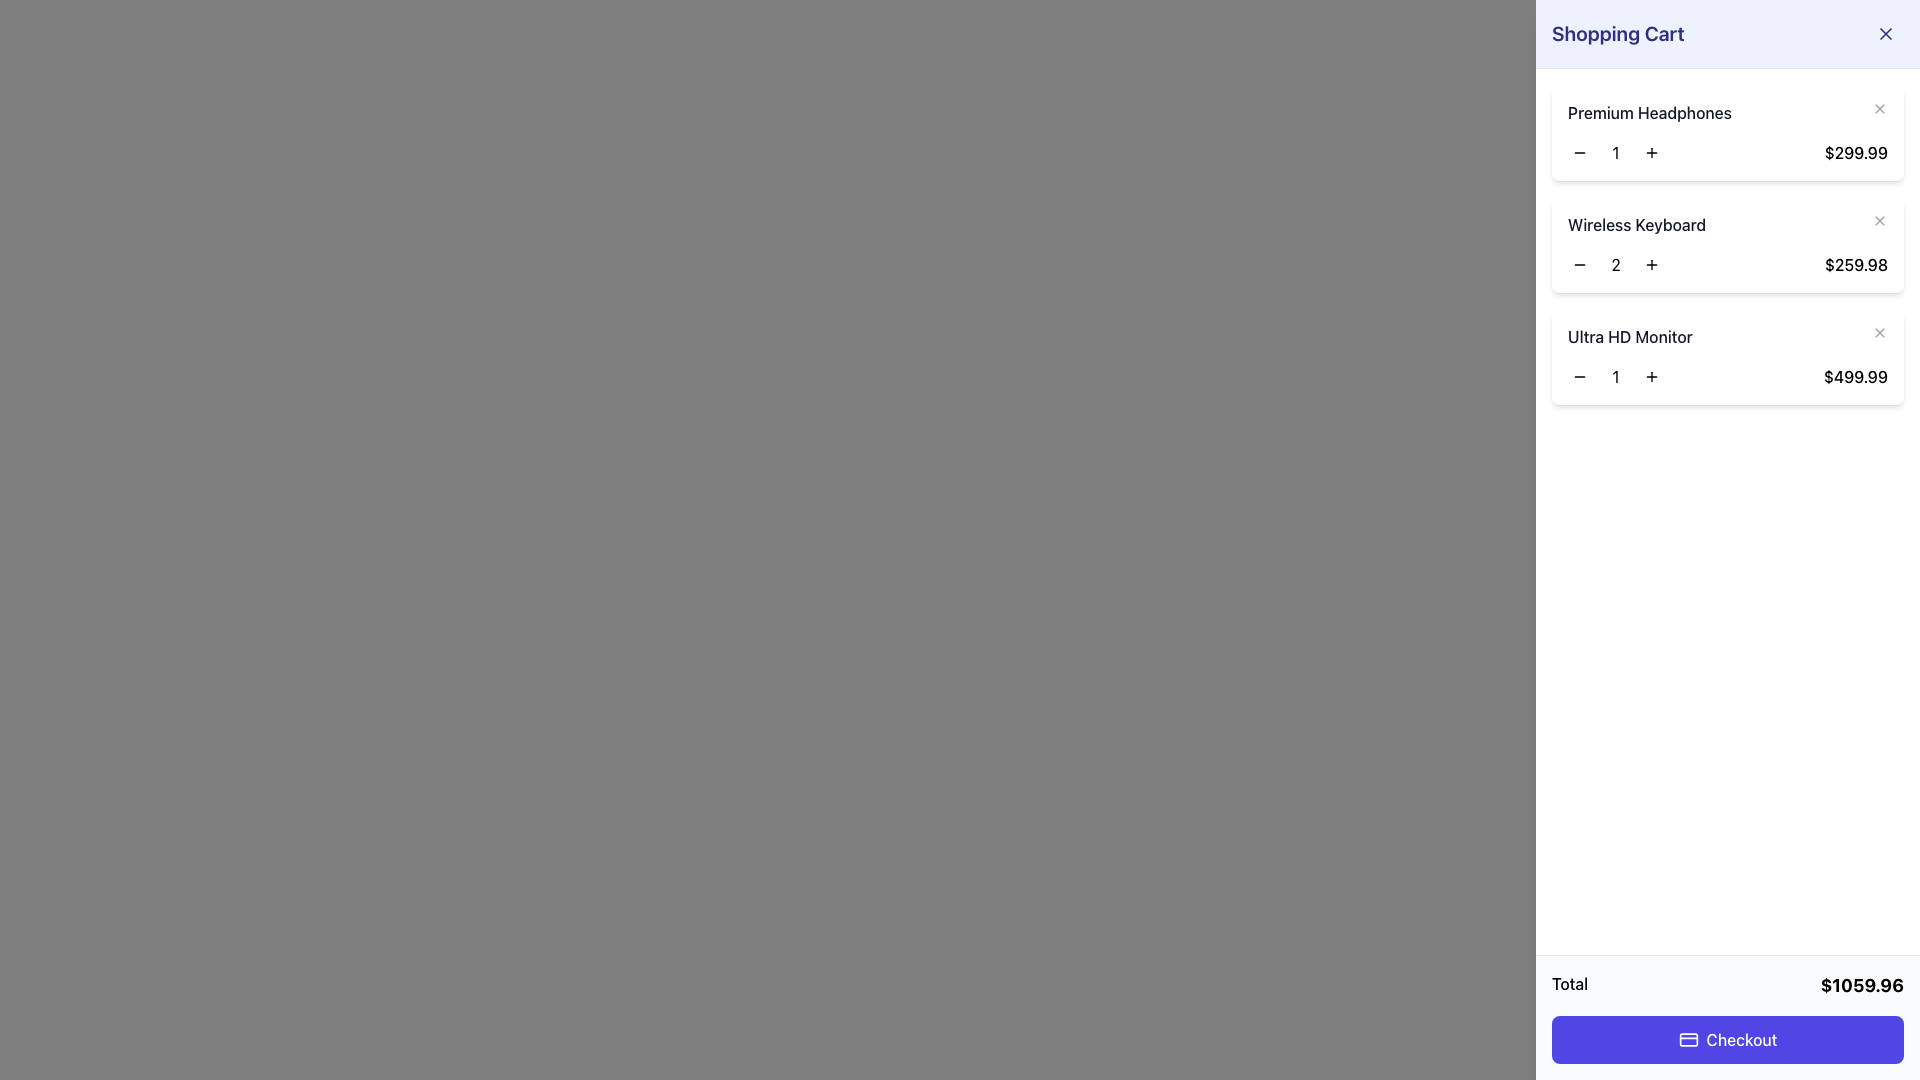 Image resolution: width=1920 pixels, height=1080 pixels. Describe the element at coordinates (1885, 34) in the screenshot. I see `the X symbol located in the top-right corner of the 'Shopping Cart' interface` at that location.